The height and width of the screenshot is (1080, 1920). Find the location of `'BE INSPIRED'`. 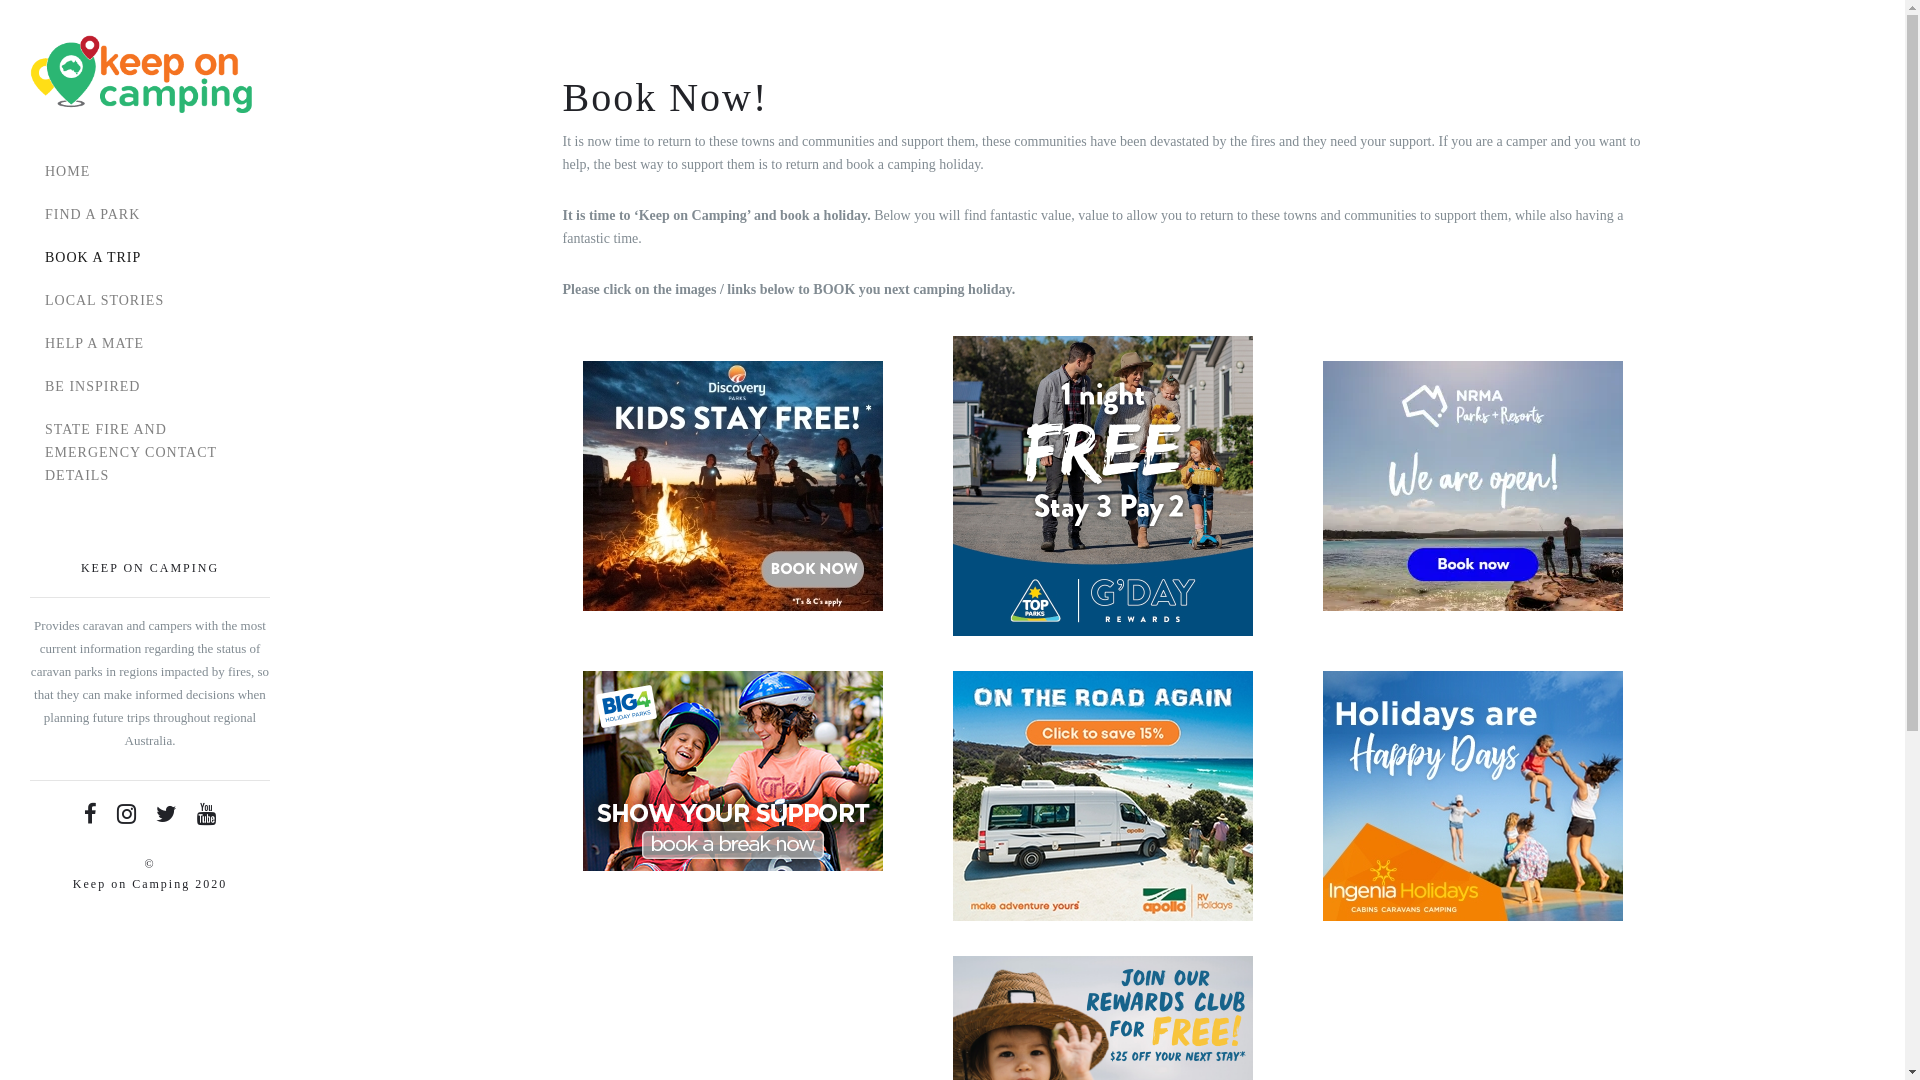

'BE INSPIRED' is located at coordinates (148, 386).